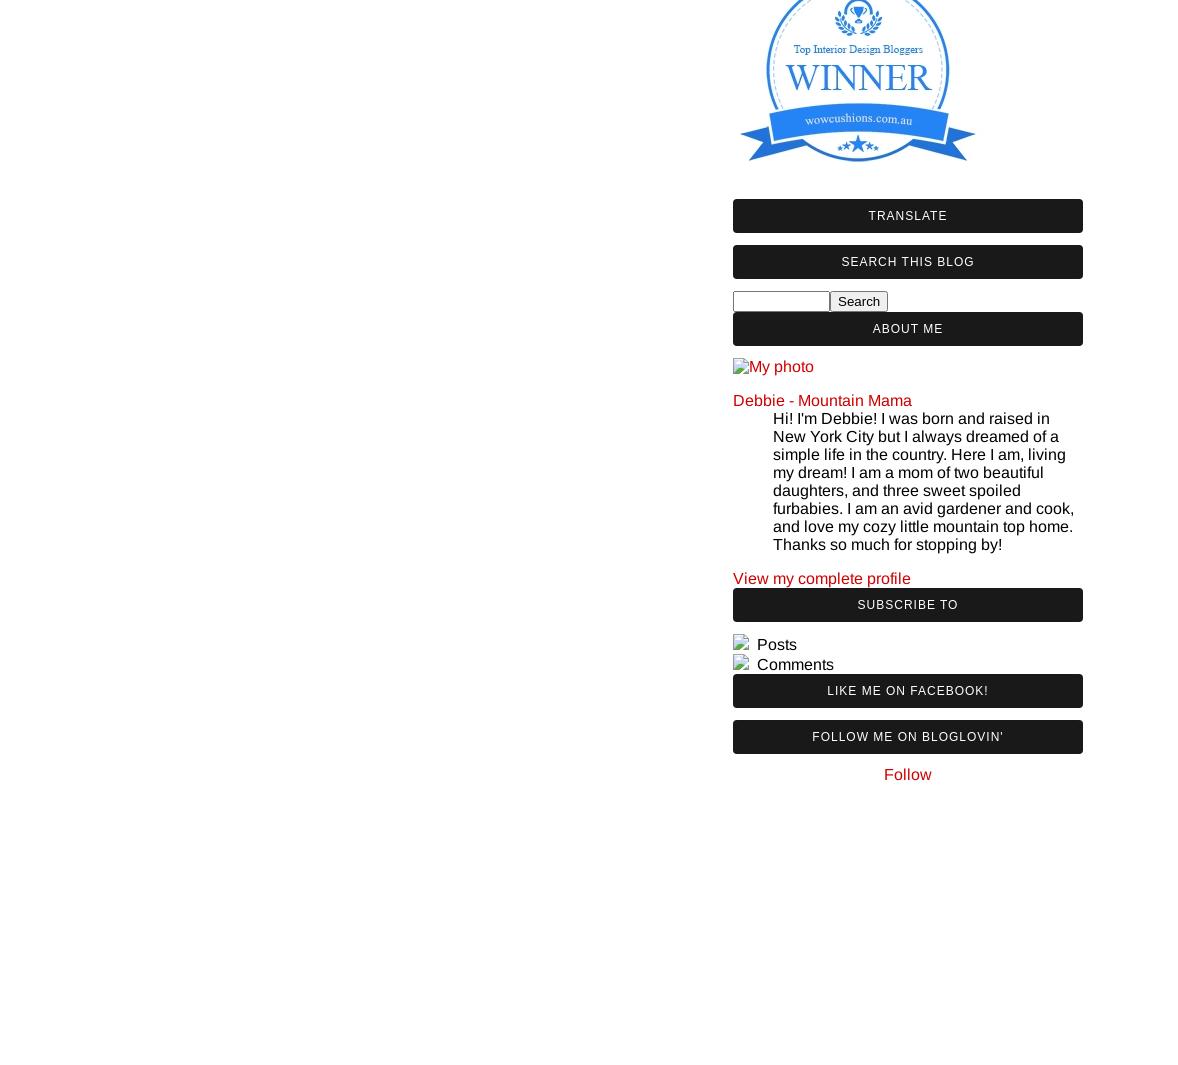  What do you see at coordinates (731, 398) in the screenshot?
I see `'Debbie - Mountain Mama'` at bounding box center [731, 398].